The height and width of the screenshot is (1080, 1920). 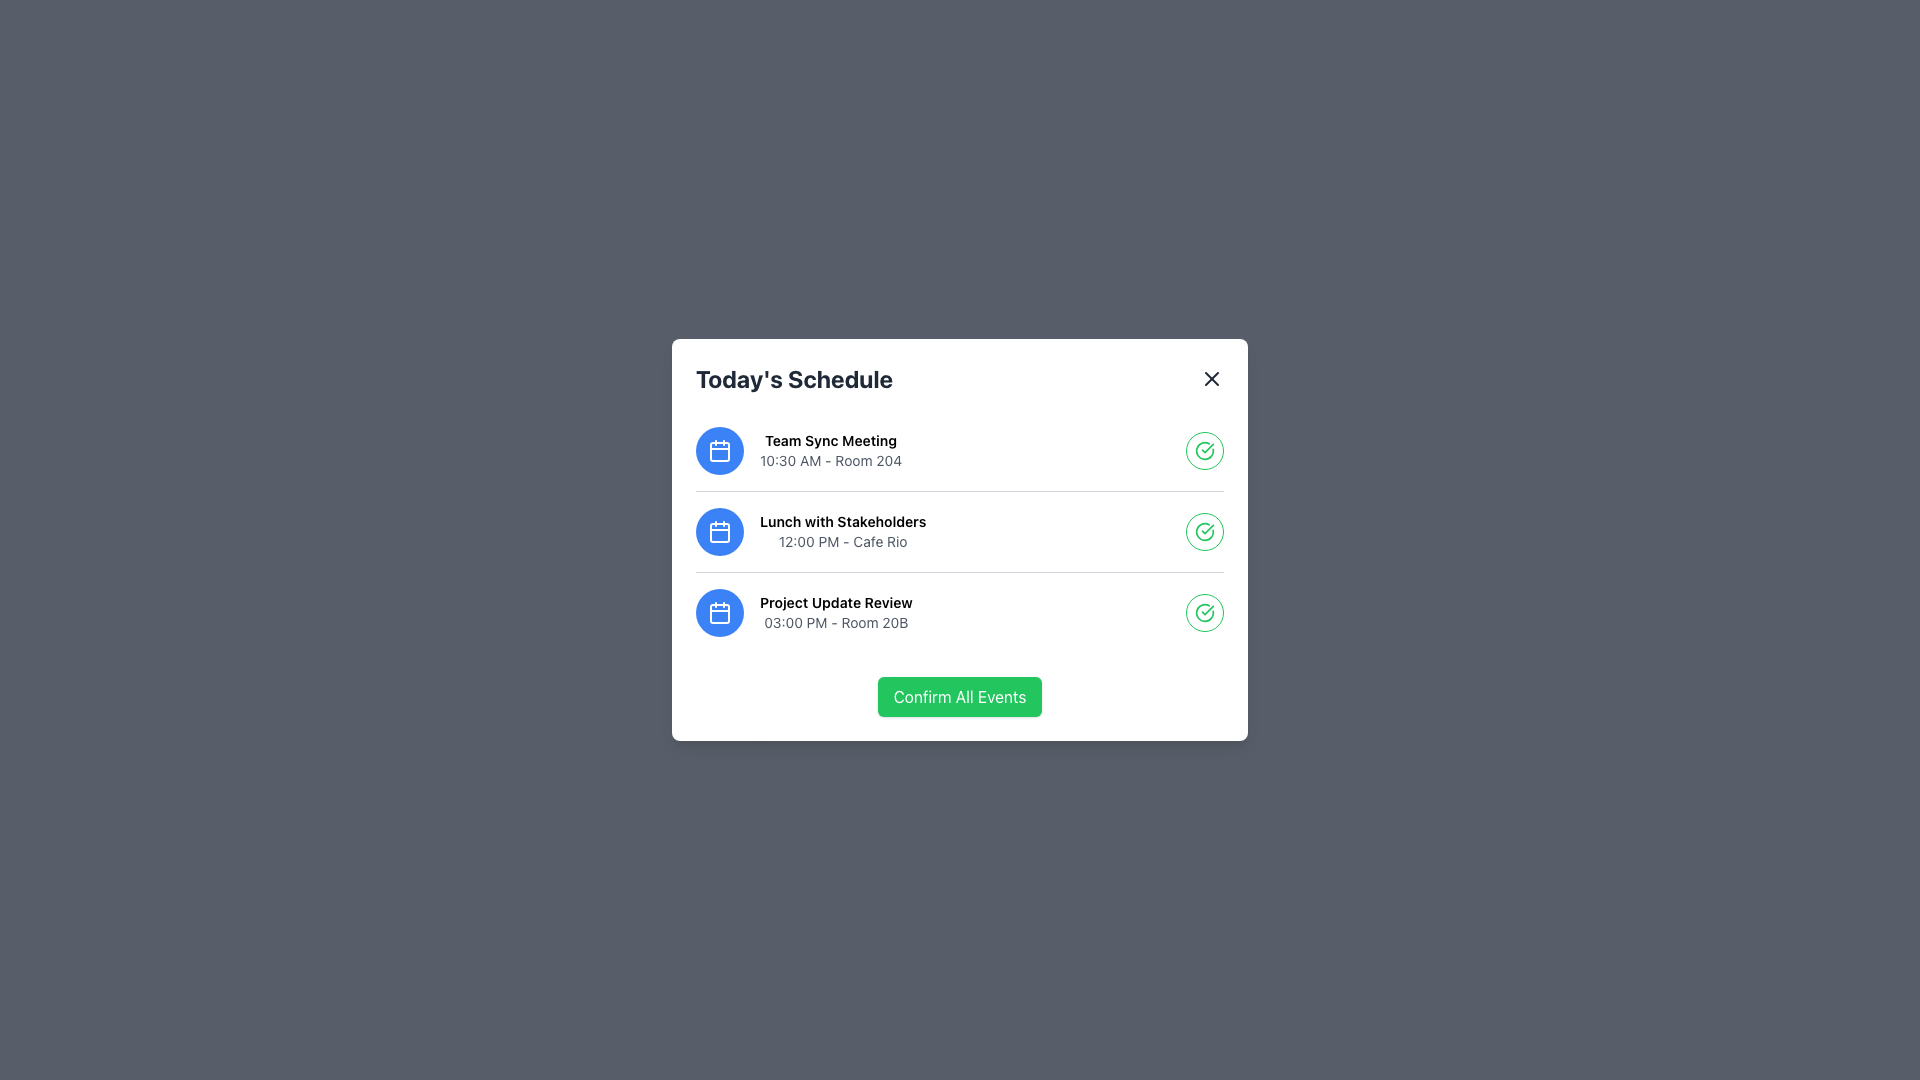 I want to click on the SVG rectangle element that serves as the background of the calendar icon for the event item 'Project Update Review', so click(x=720, y=612).